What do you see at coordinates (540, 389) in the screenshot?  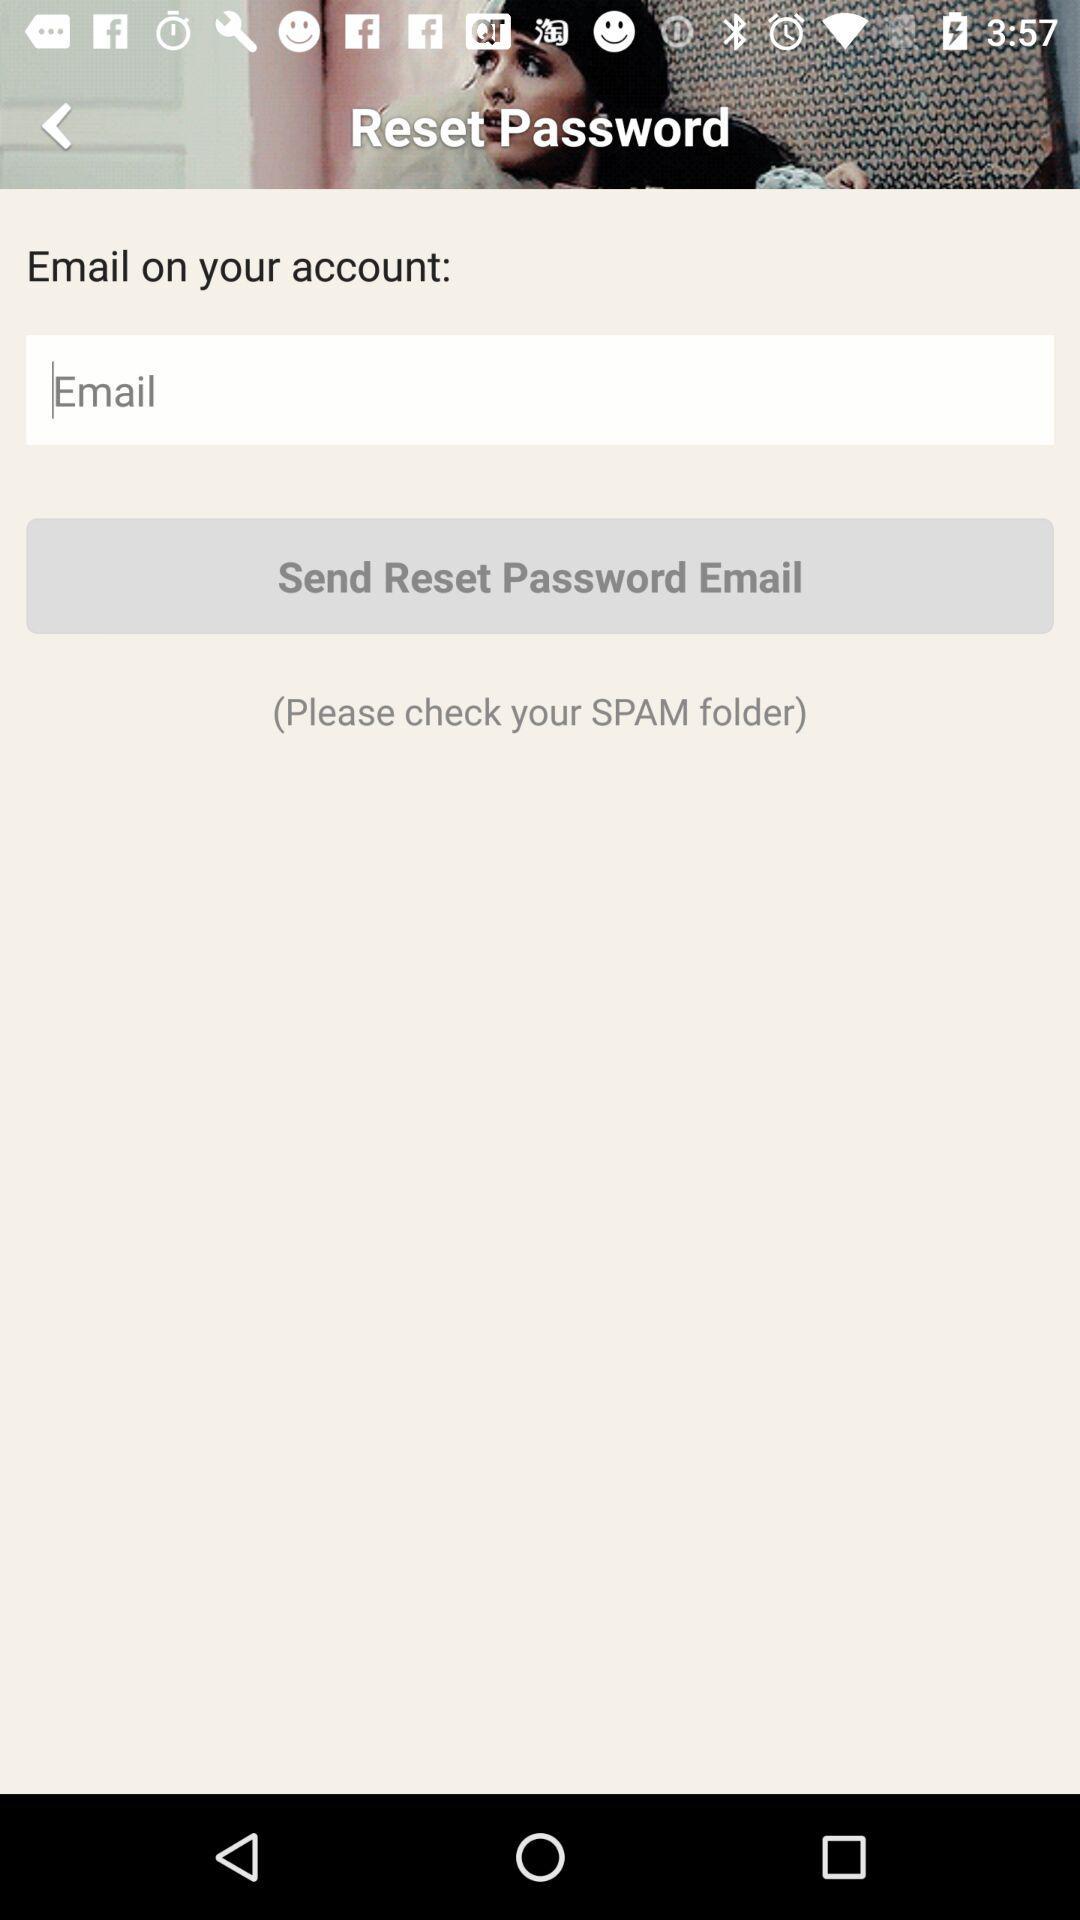 I see `typing box` at bounding box center [540, 389].